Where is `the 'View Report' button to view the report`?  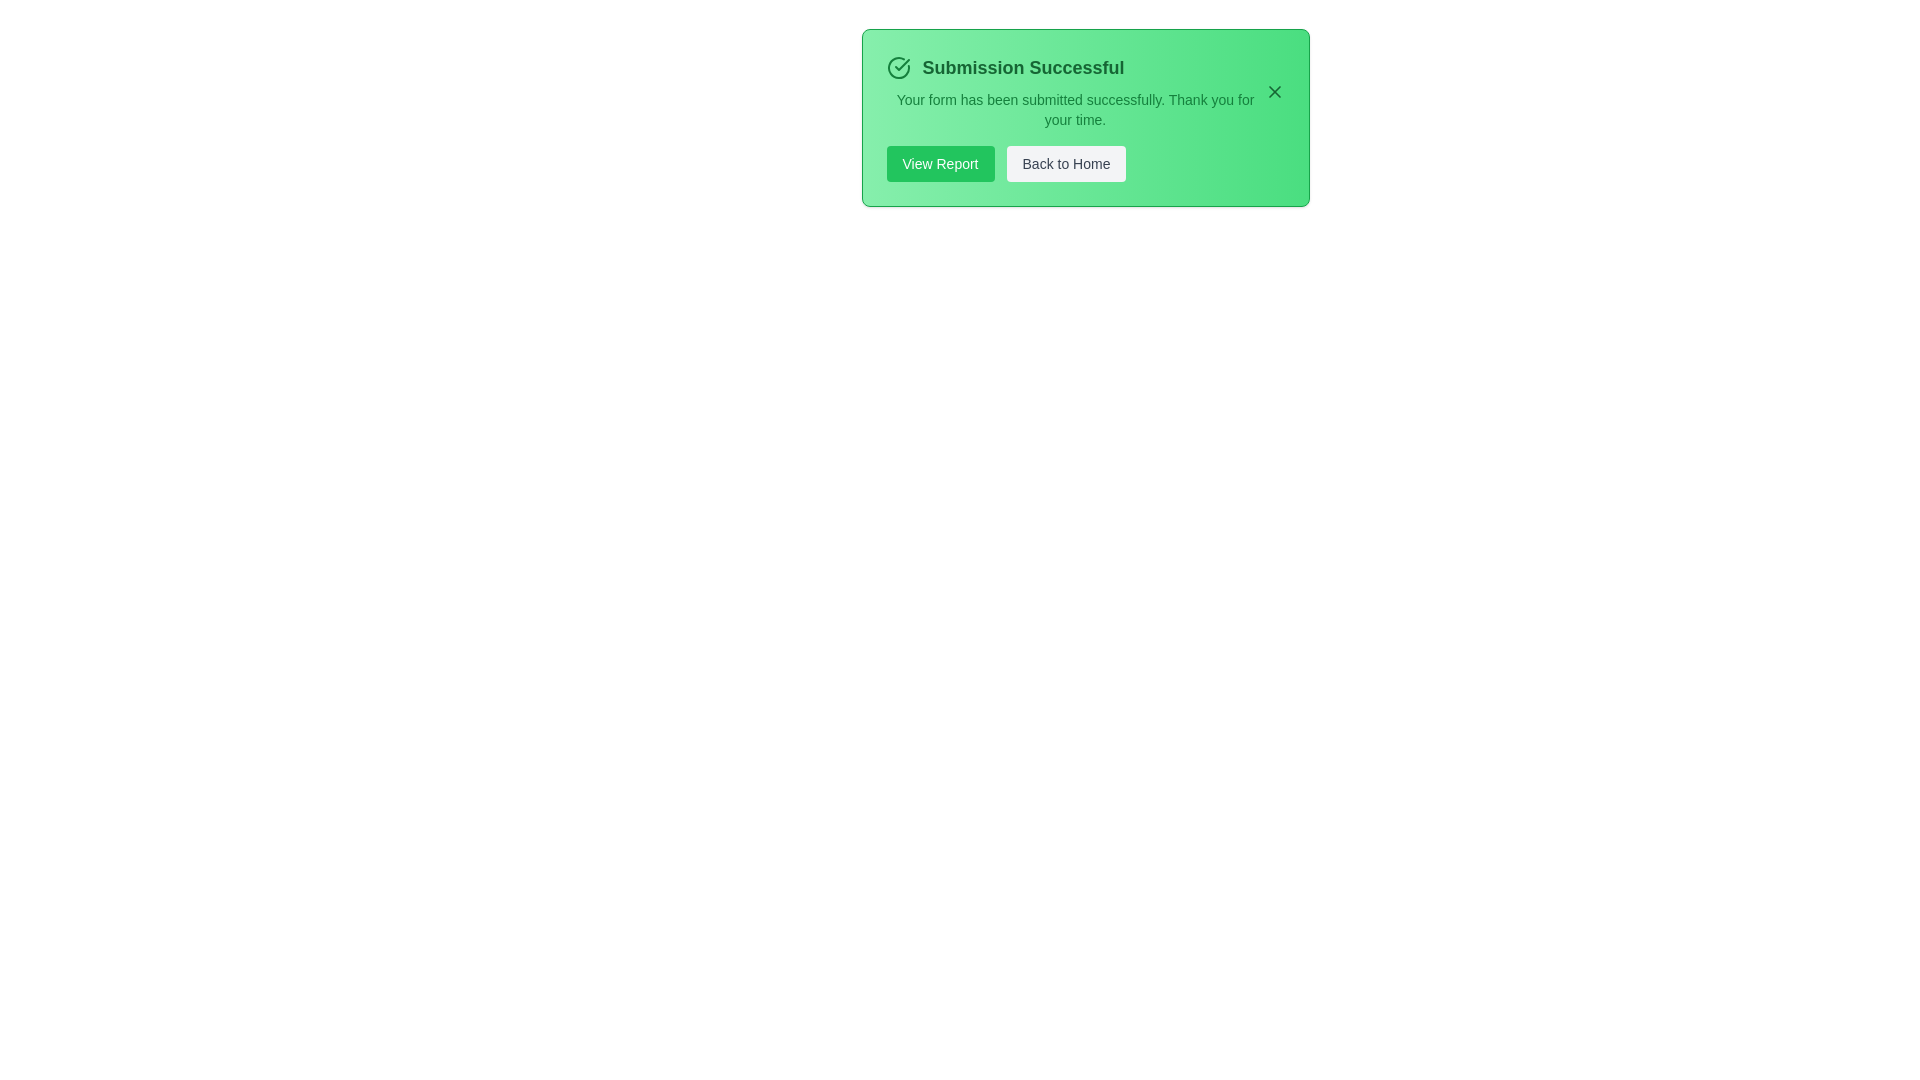
the 'View Report' button to view the report is located at coordinates (939, 163).